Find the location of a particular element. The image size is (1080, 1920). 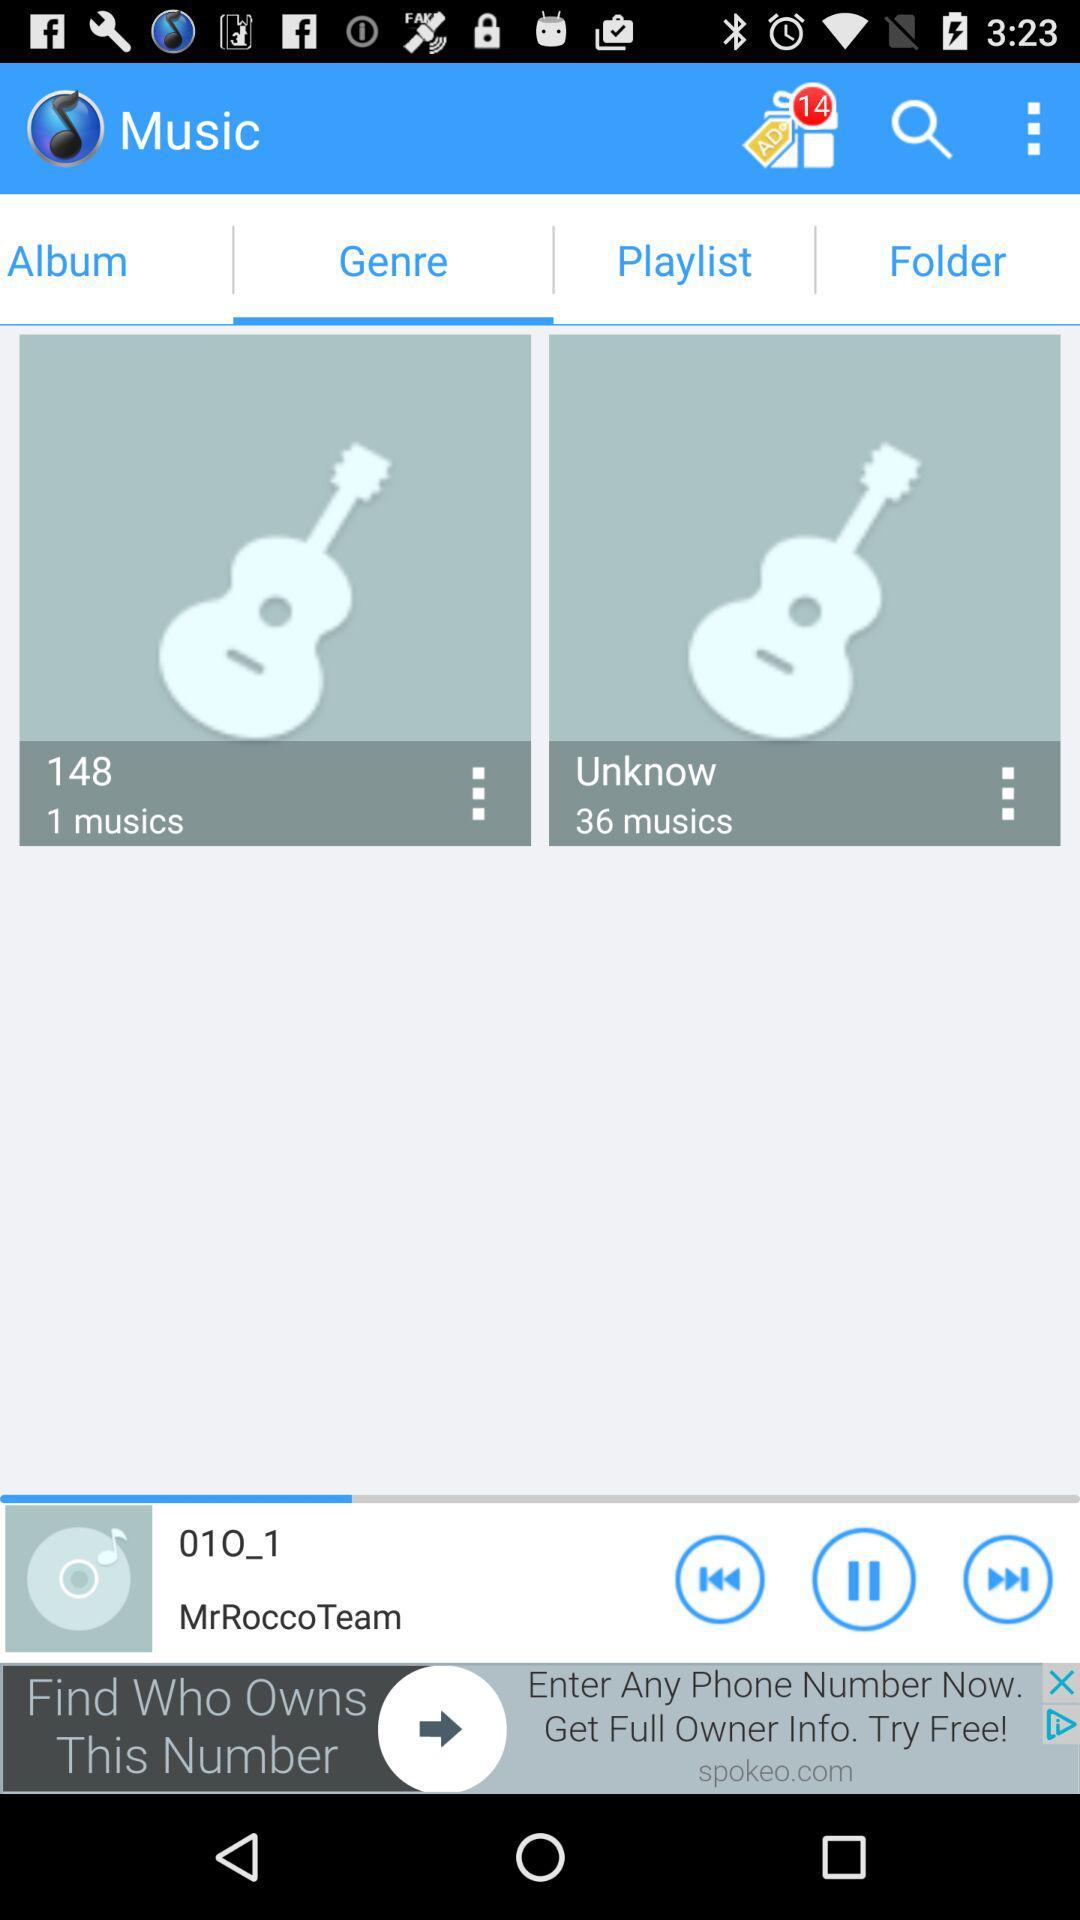

the pause icon is located at coordinates (863, 1688).